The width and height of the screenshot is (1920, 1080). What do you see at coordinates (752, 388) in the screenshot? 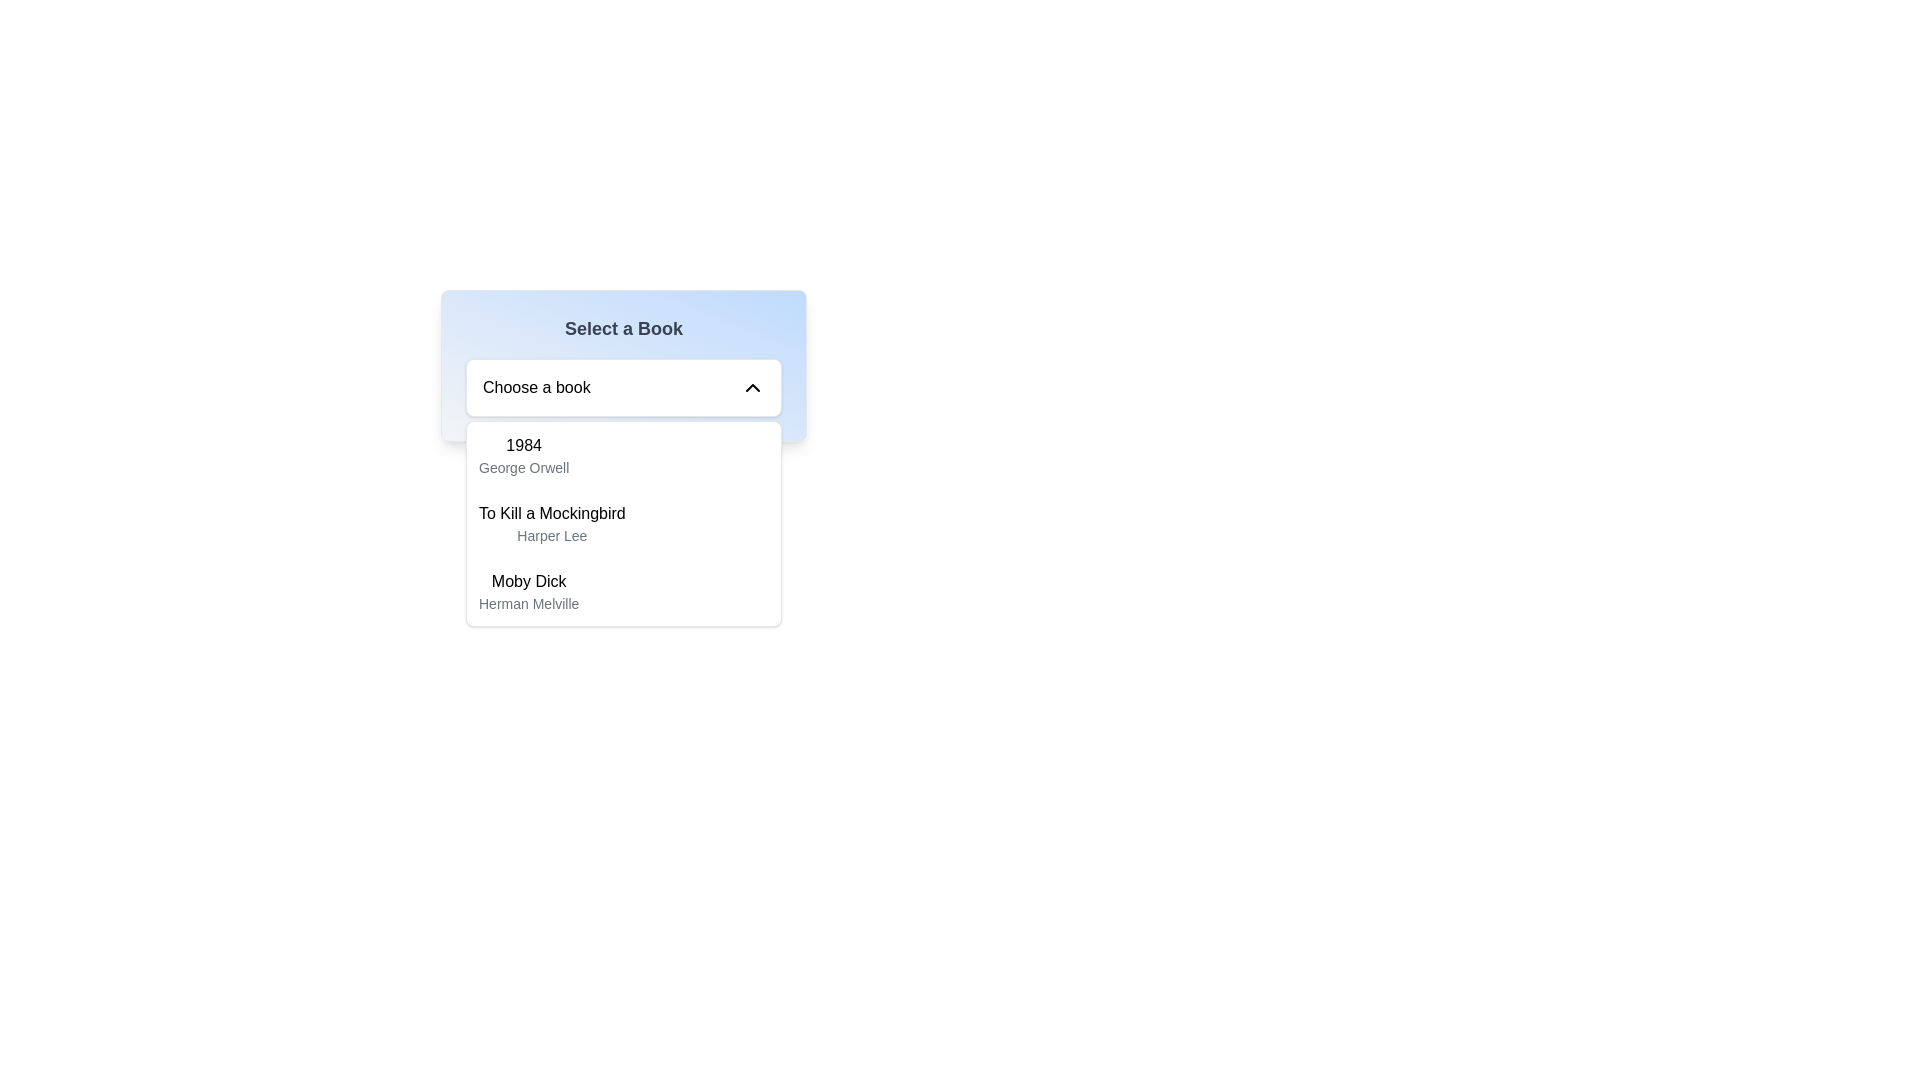
I see `the upward-pointing chevron icon located within the 'Choose a book' dropdown field` at bounding box center [752, 388].